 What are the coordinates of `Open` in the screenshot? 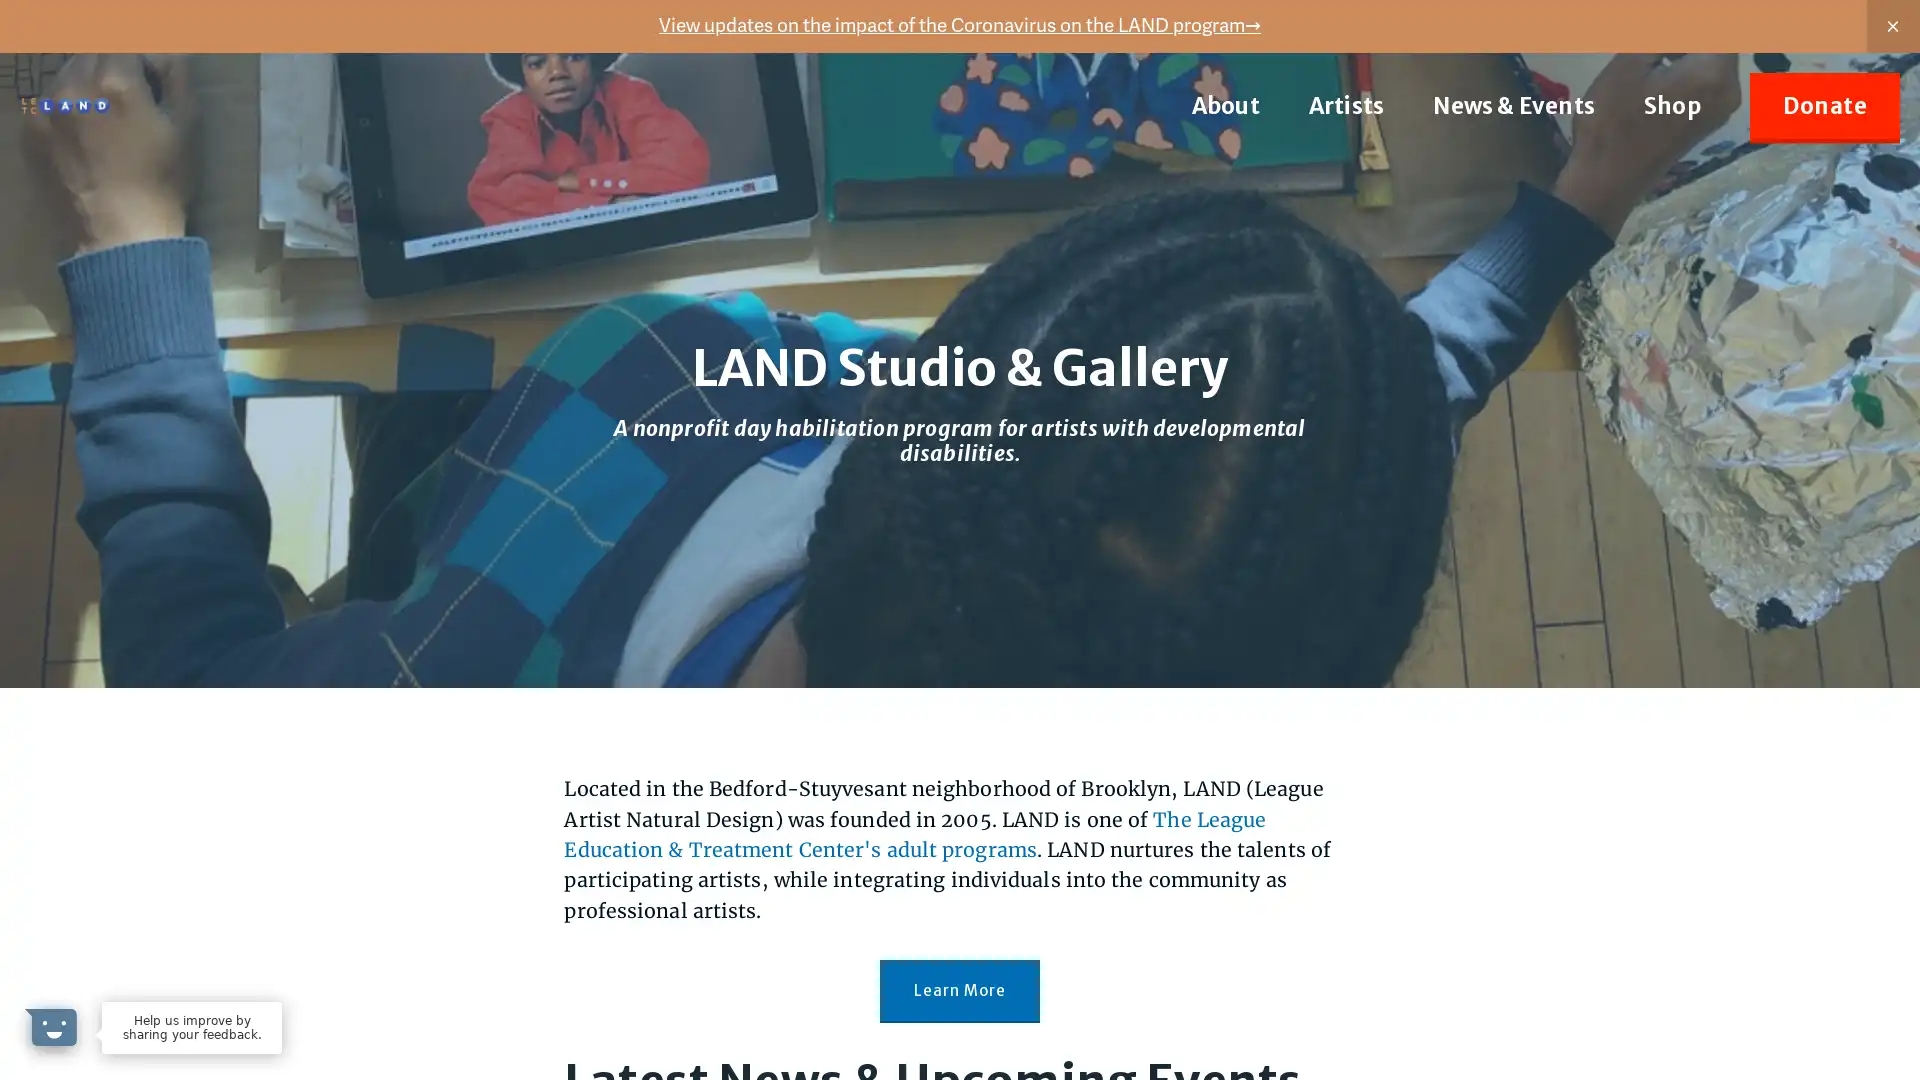 It's located at (51, 1026).